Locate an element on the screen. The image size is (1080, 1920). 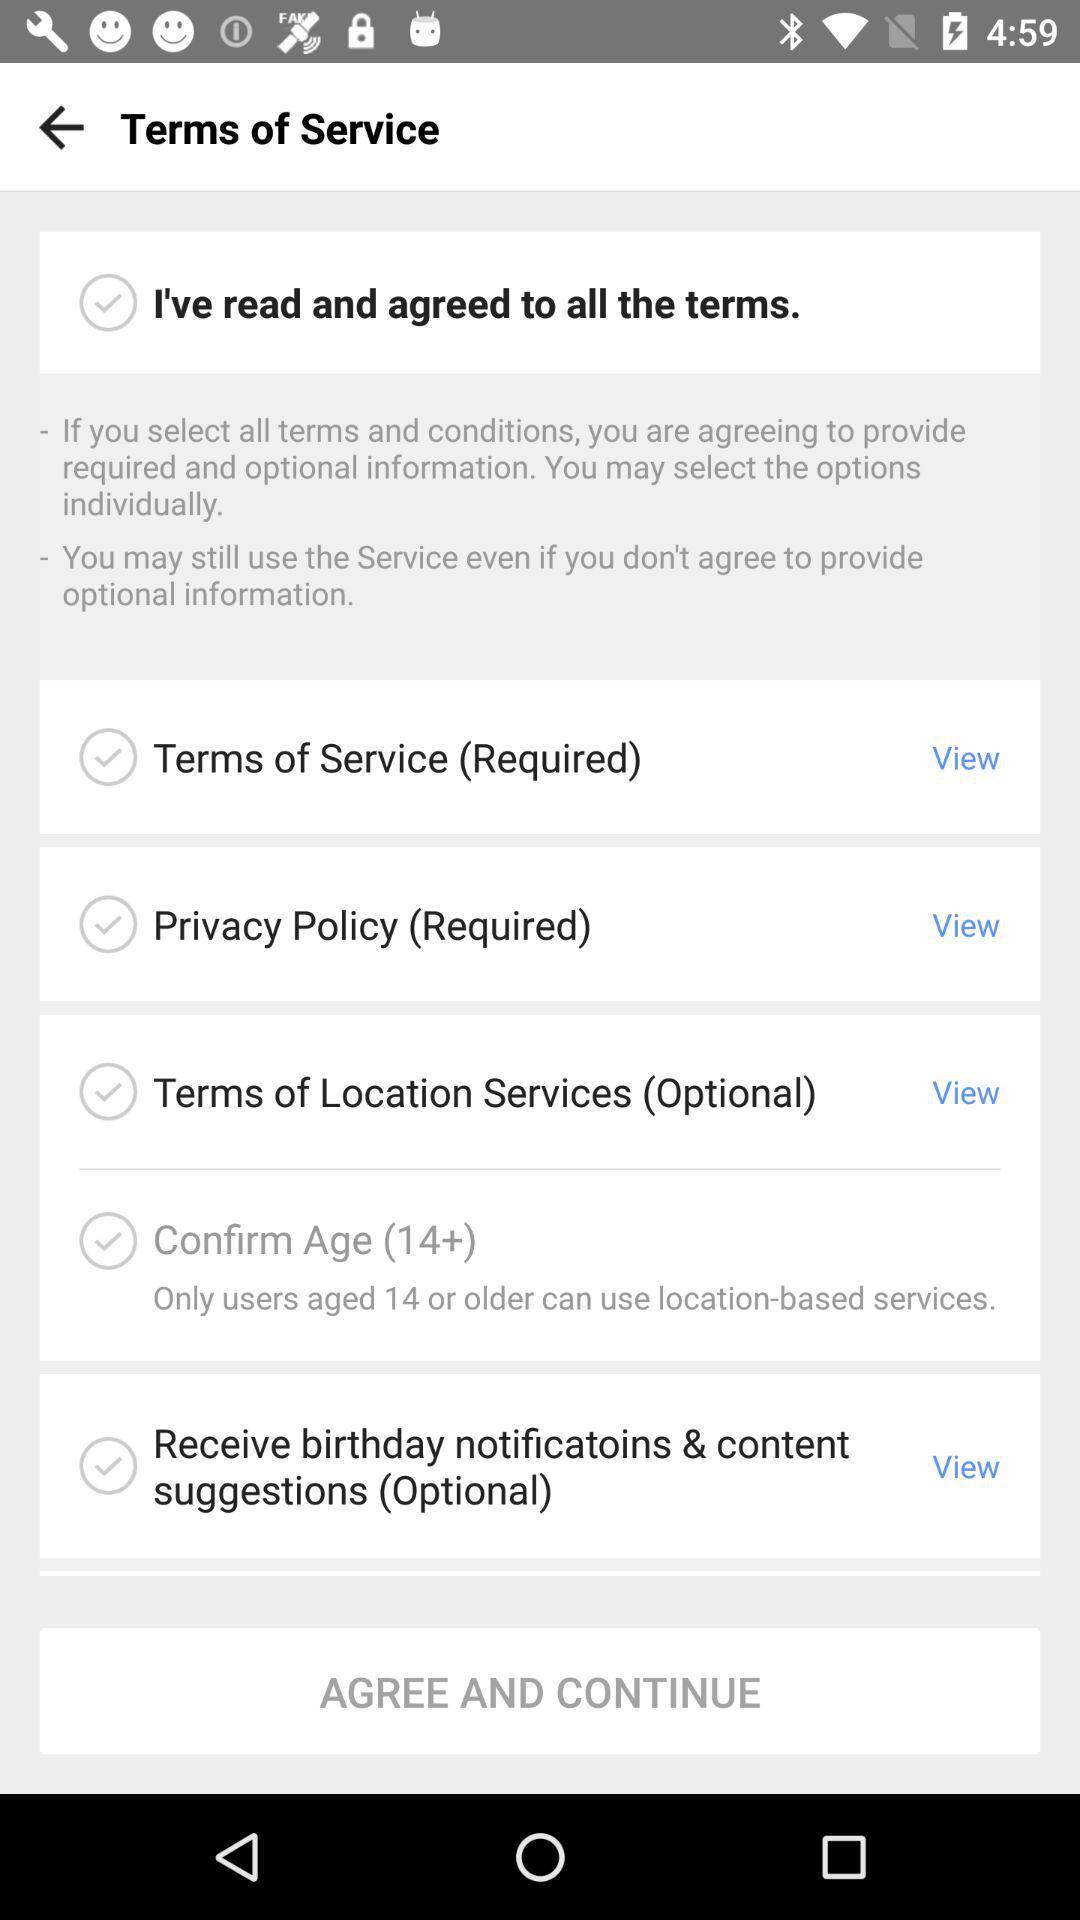
check to agree is located at coordinates (108, 301).